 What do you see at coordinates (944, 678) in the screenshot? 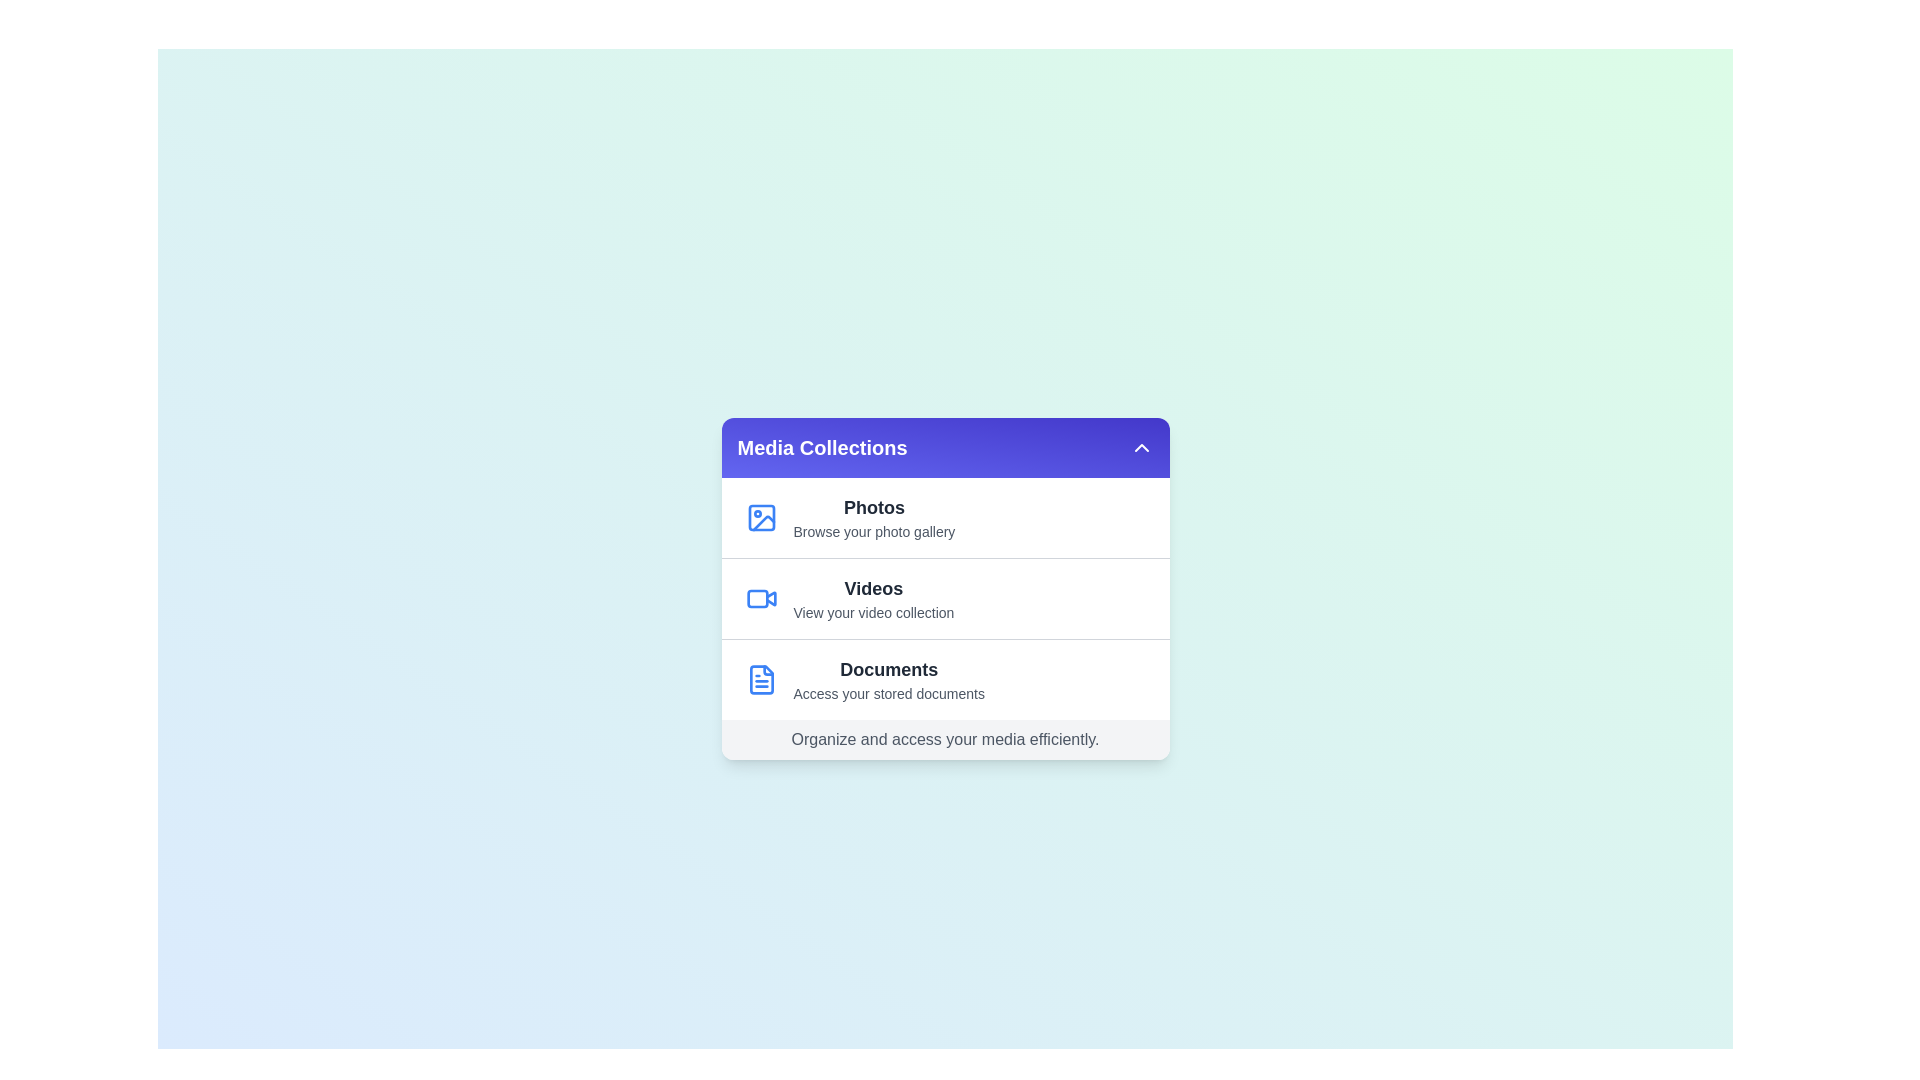
I see `the menu item Documents to view its associated media collection` at bounding box center [944, 678].